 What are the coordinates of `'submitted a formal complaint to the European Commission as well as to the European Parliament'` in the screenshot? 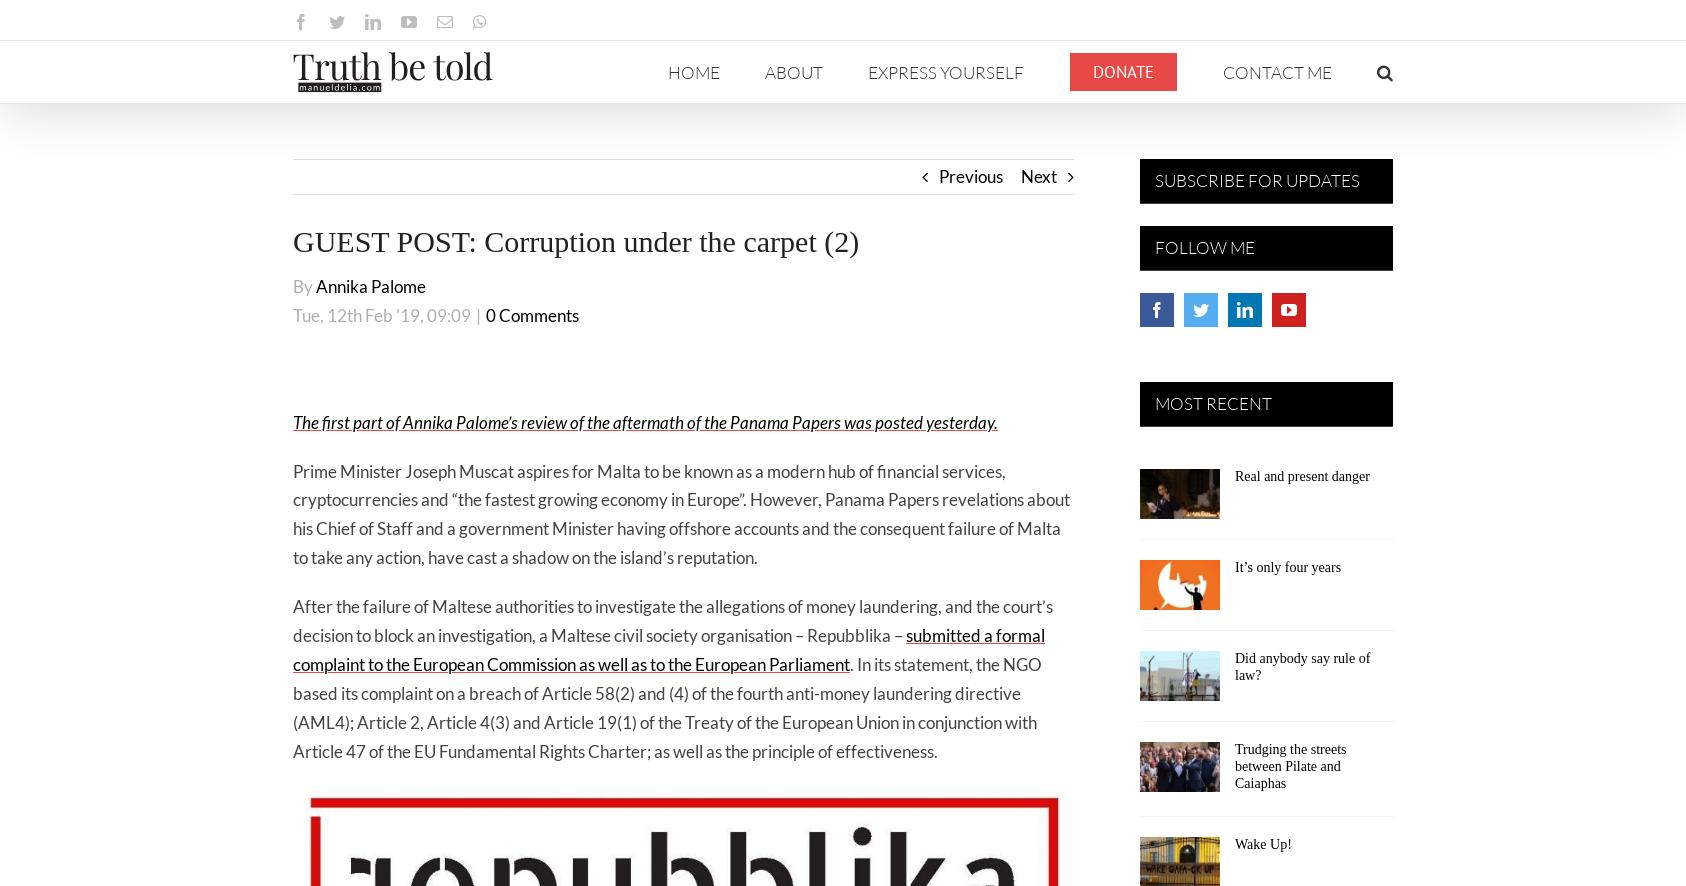 It's located at (292, 649).